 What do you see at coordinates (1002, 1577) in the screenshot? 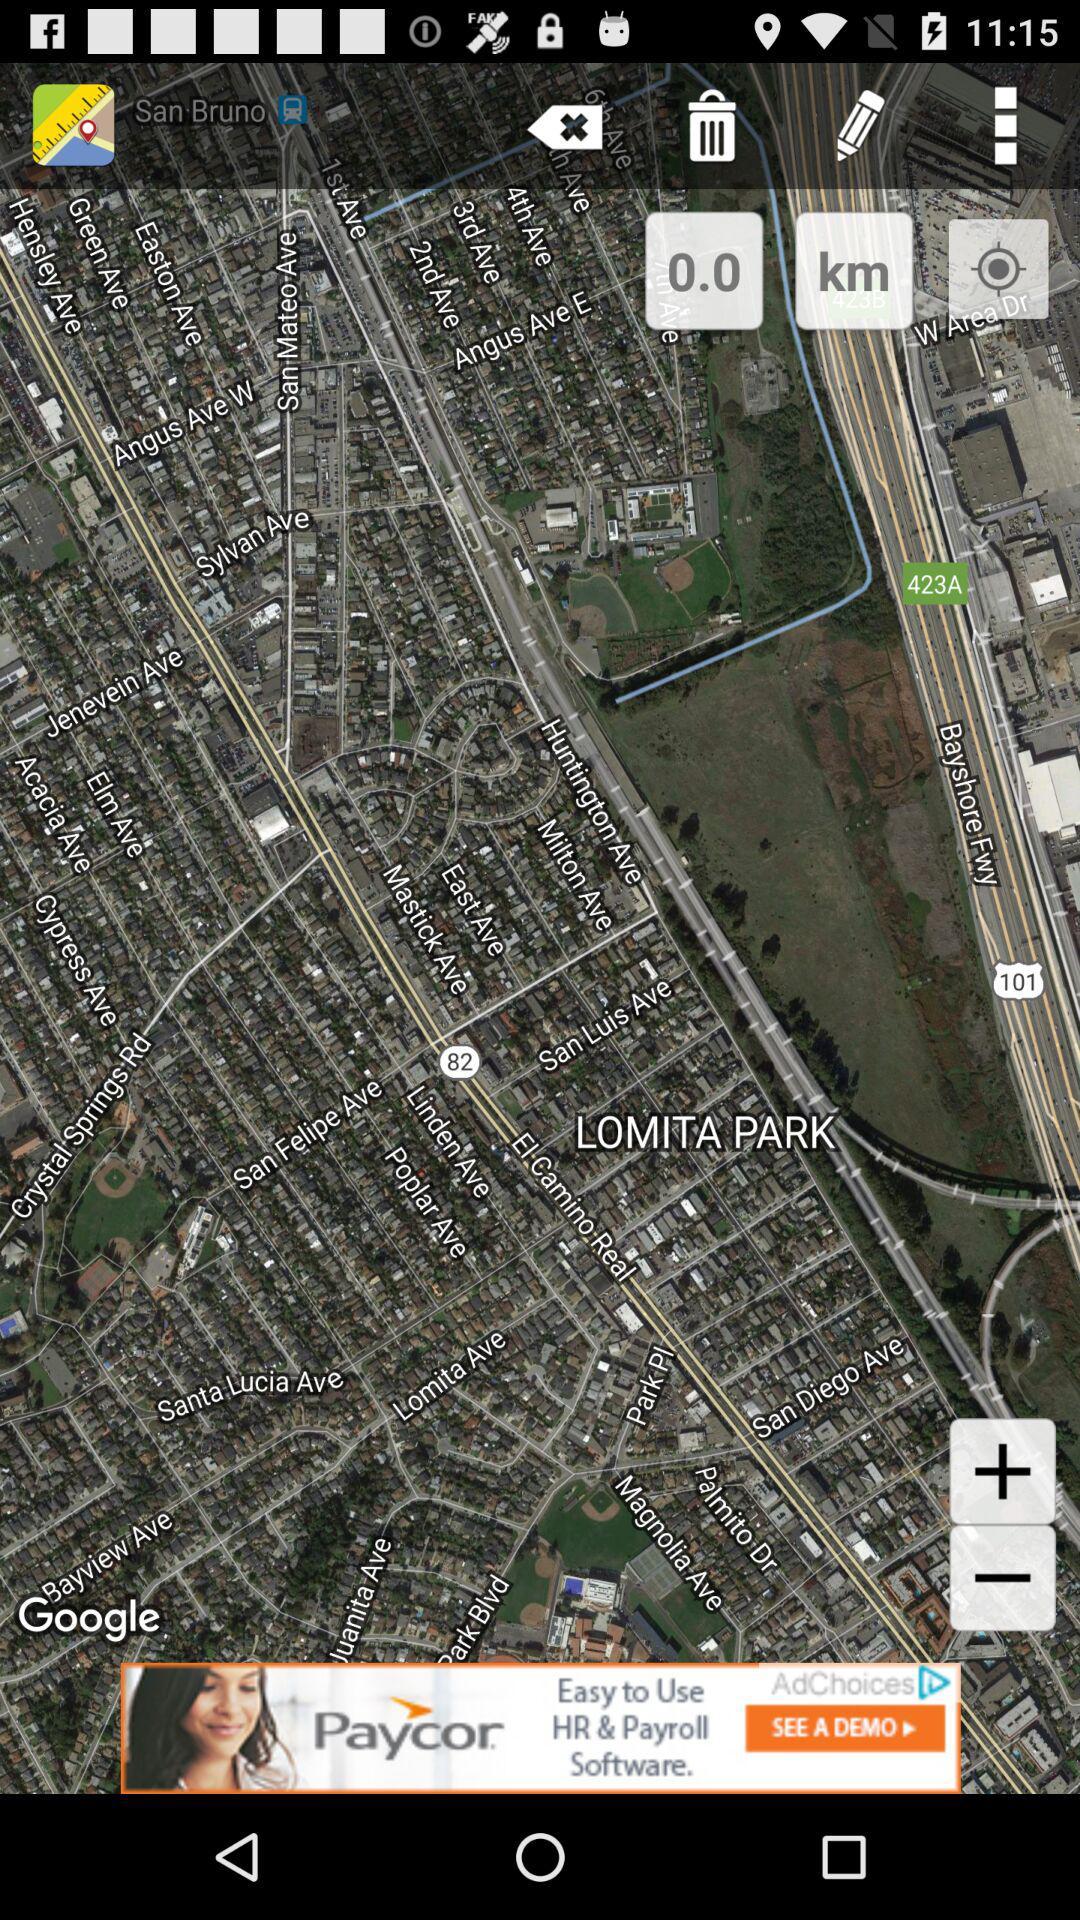
I see `minus option` at bounding box center [1002, 1577].